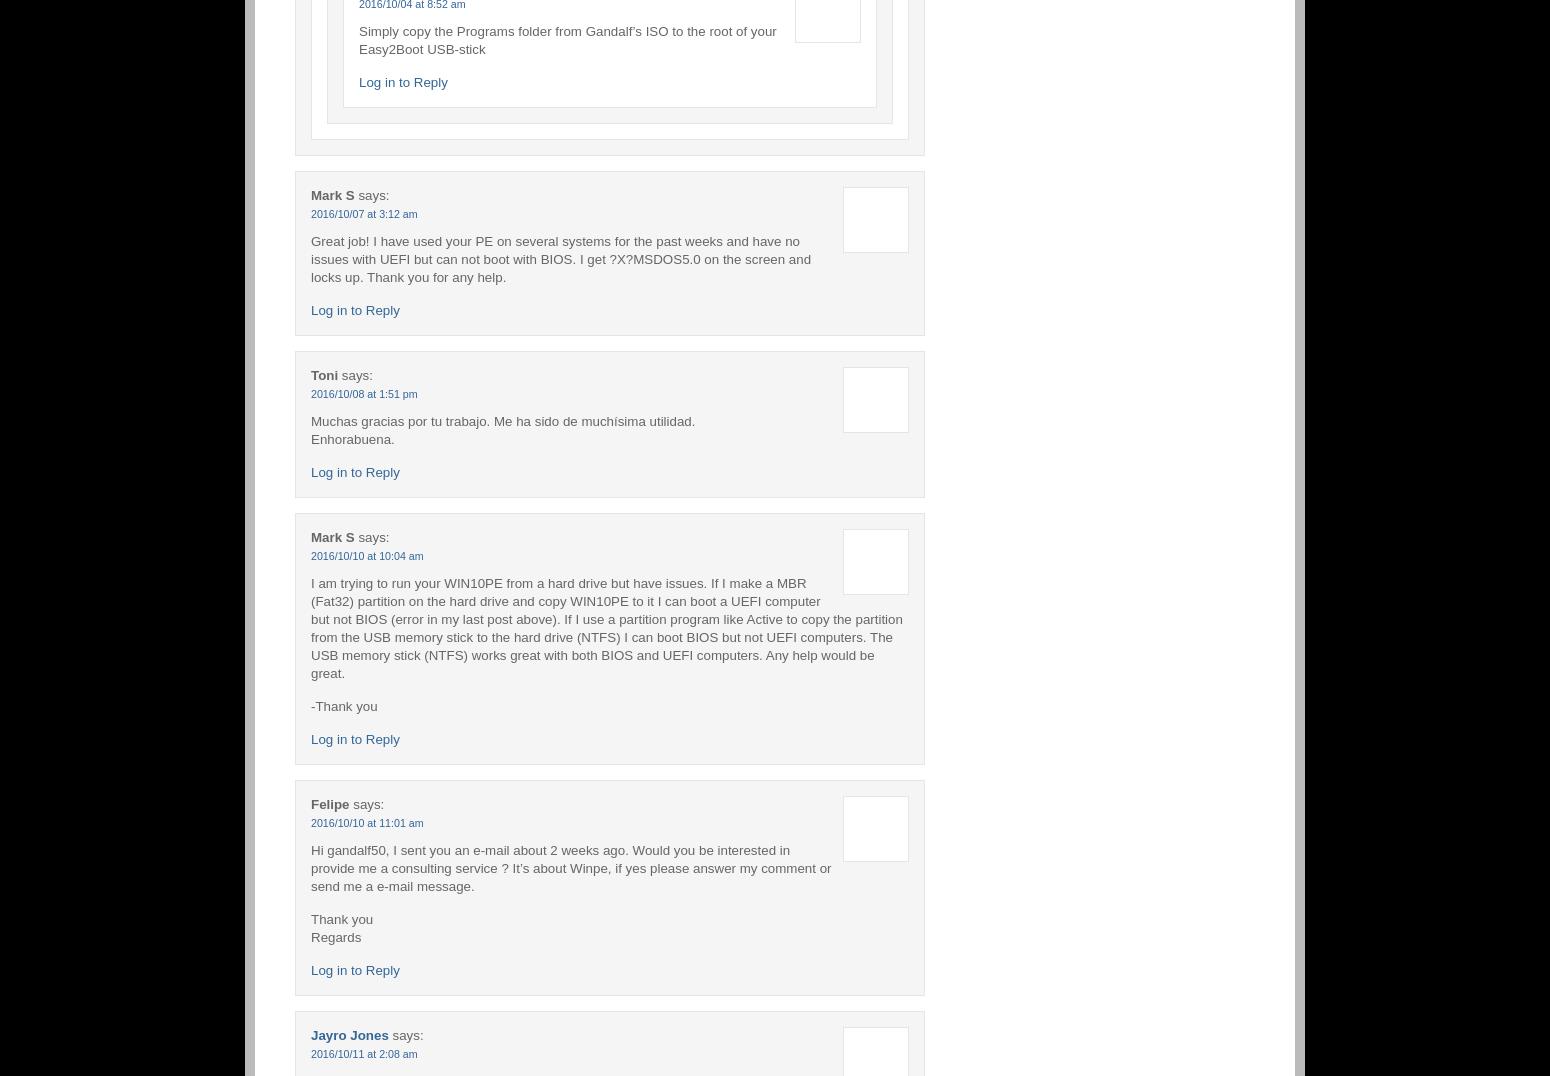 The image size is (1550, 1076). What do you see at coordinates (310, 391) in the screenshot?
I see `'2016/10/08 at 1:51 pm'` at bounding box center [310, 391].